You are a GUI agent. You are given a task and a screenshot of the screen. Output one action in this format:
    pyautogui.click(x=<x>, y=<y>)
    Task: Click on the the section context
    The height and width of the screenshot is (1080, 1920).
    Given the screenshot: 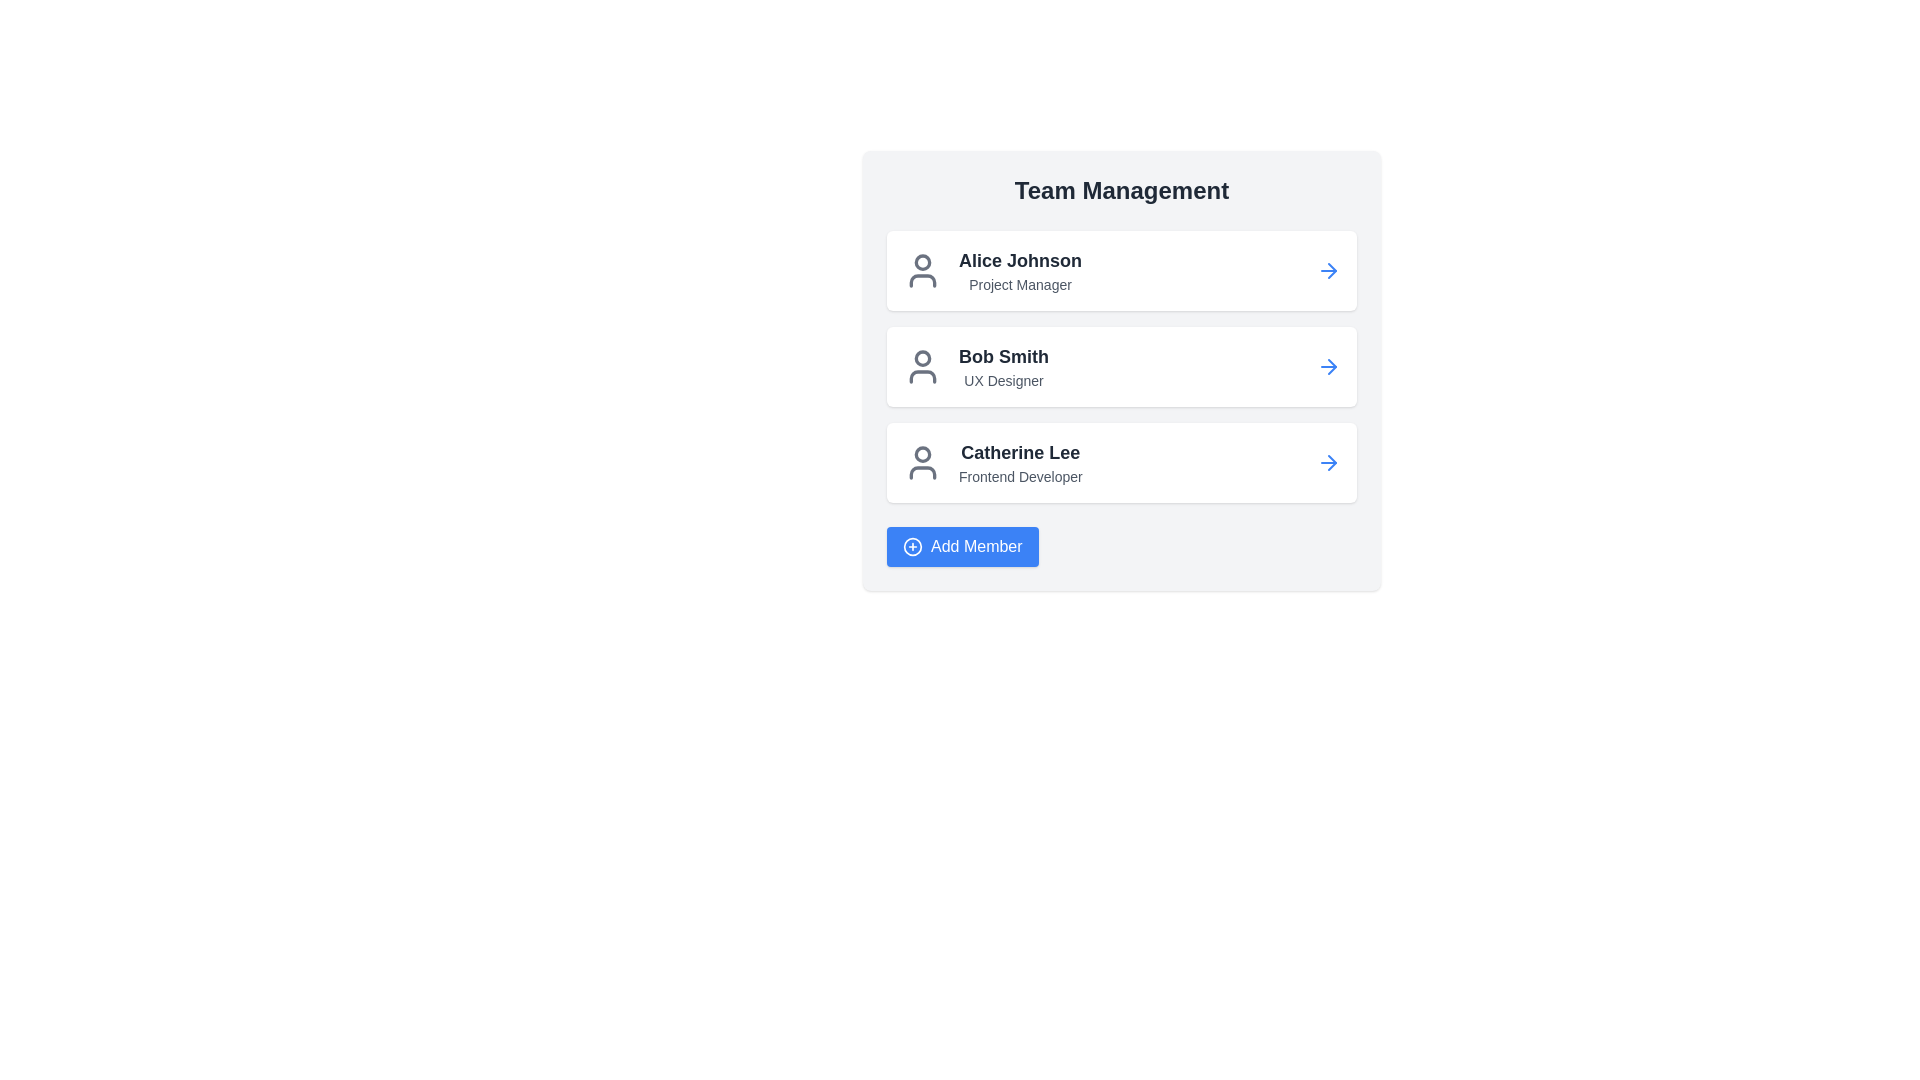 What is the action you would take?
    pyautogui.click(x=1122, y=191)
    